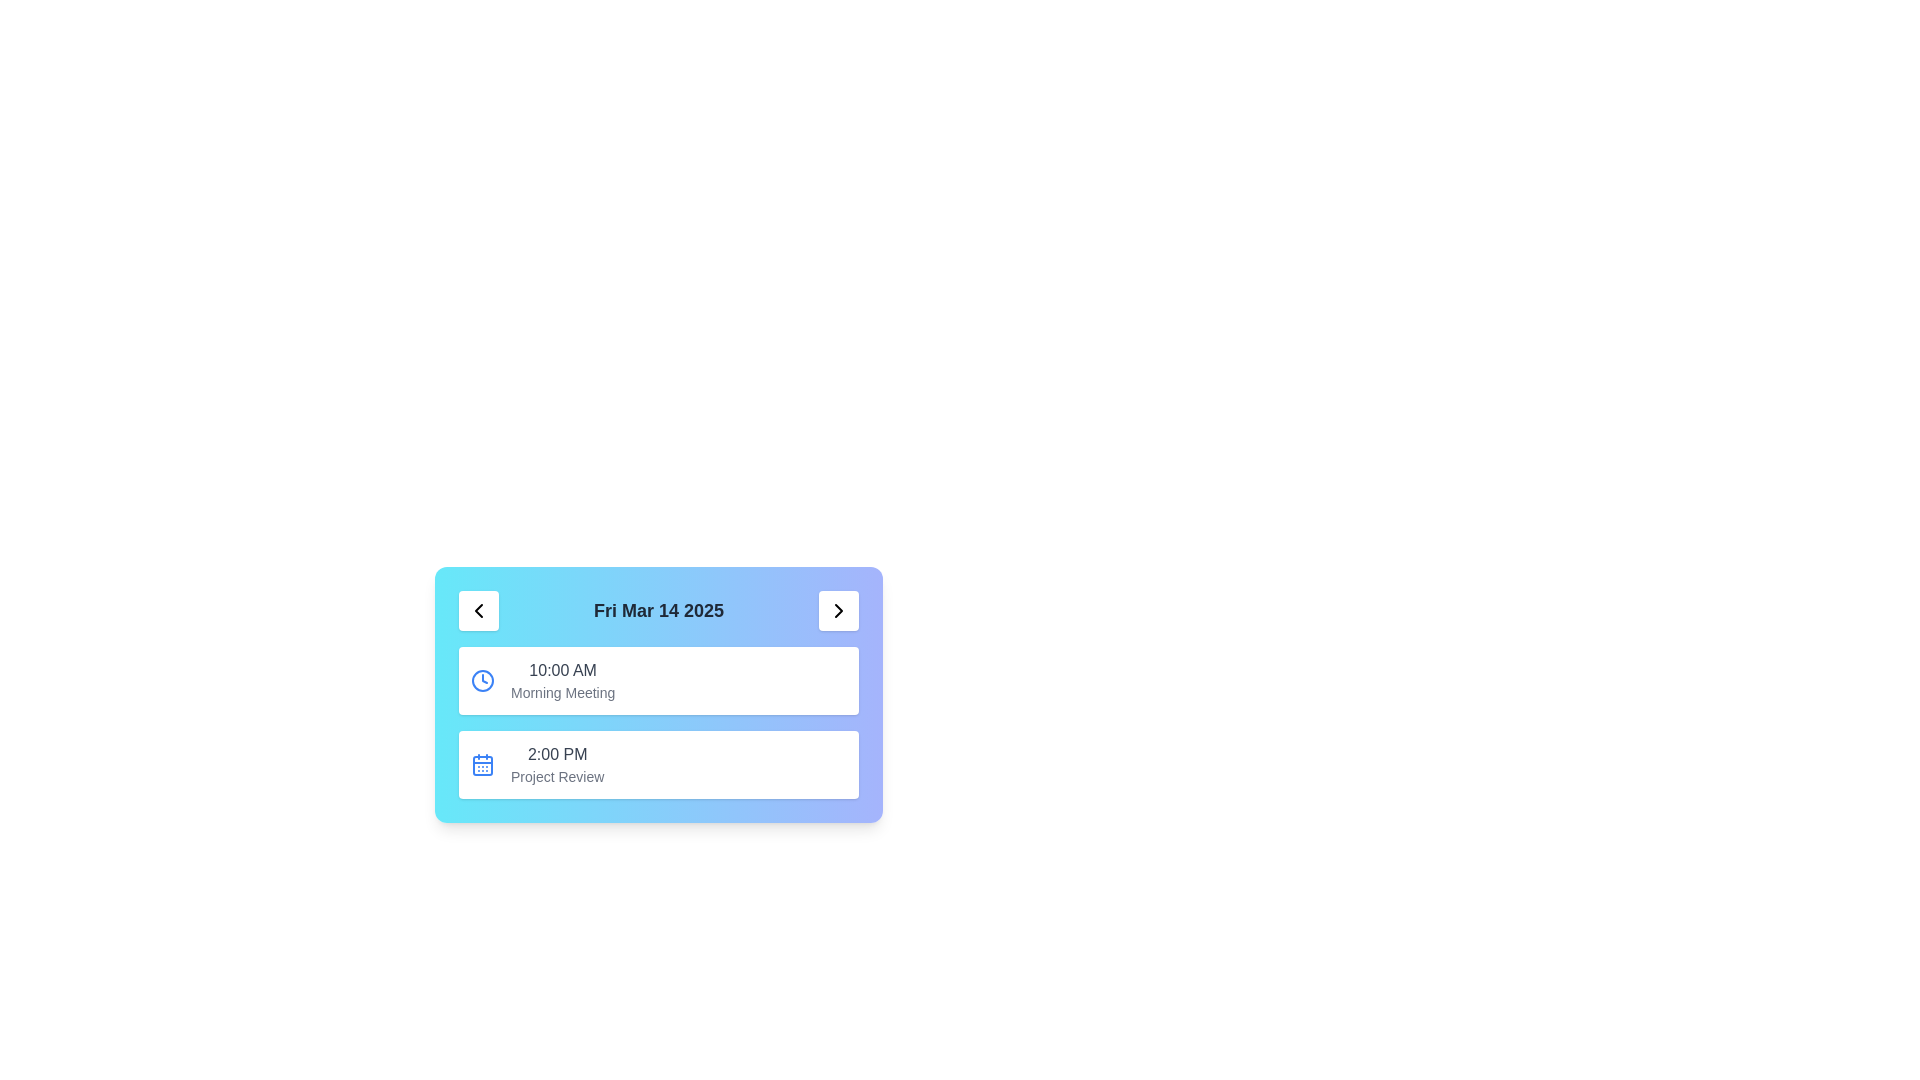  Describe the element at coordinates (557, 764) in the screenshot. I see `the text display element showing '2:00 PM' followed by 'Project Review'` at that location.